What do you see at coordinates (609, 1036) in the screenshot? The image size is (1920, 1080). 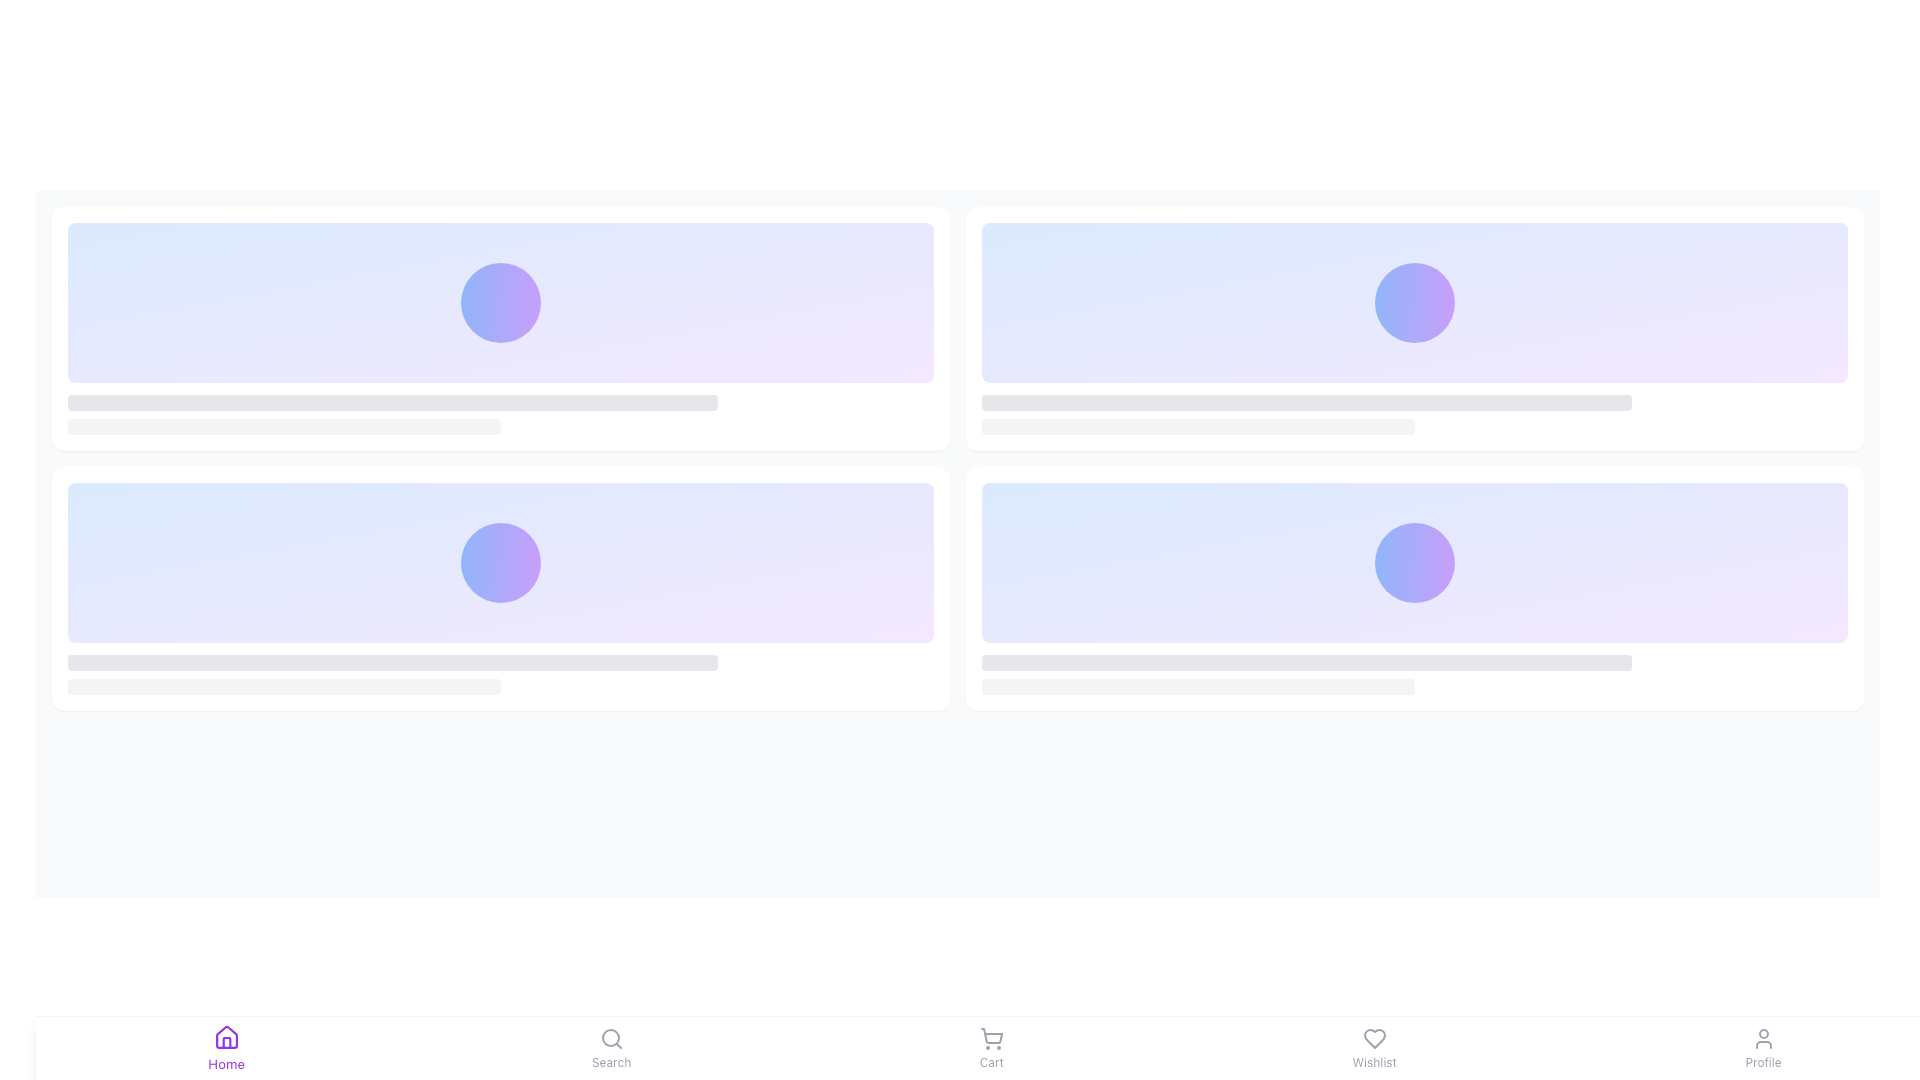 I see `internal SVG circle element of the 'Search' icon located at the bottom of the interface, which represents the 'Search' functionality` at bounding box center [609, 1036].